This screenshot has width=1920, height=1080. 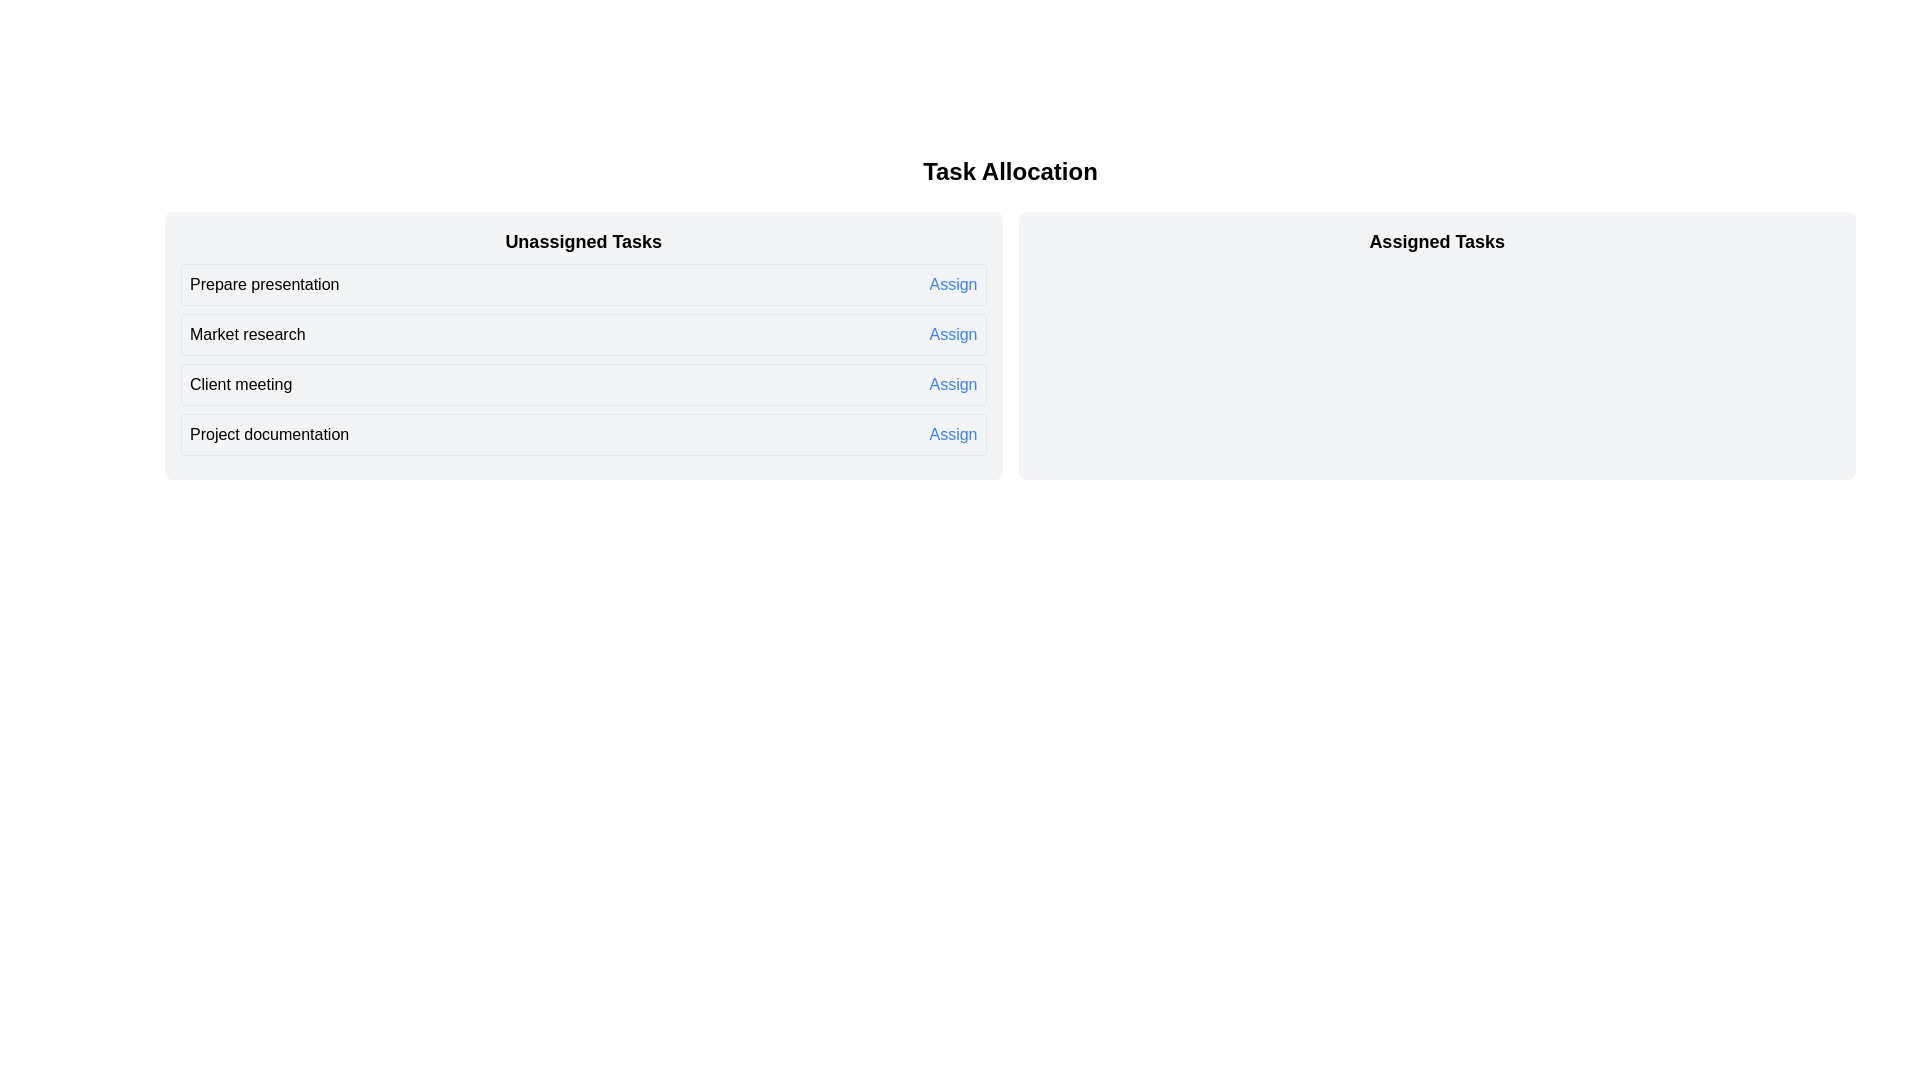 What do you see at coordinates (263, 285) in the screenshot?
I see `the text label displaying 'Prepare presentation' located in the 'Unassigned Tasks' section, which is the first item in the list above 'Market research'` at bounding box center [263, 285].